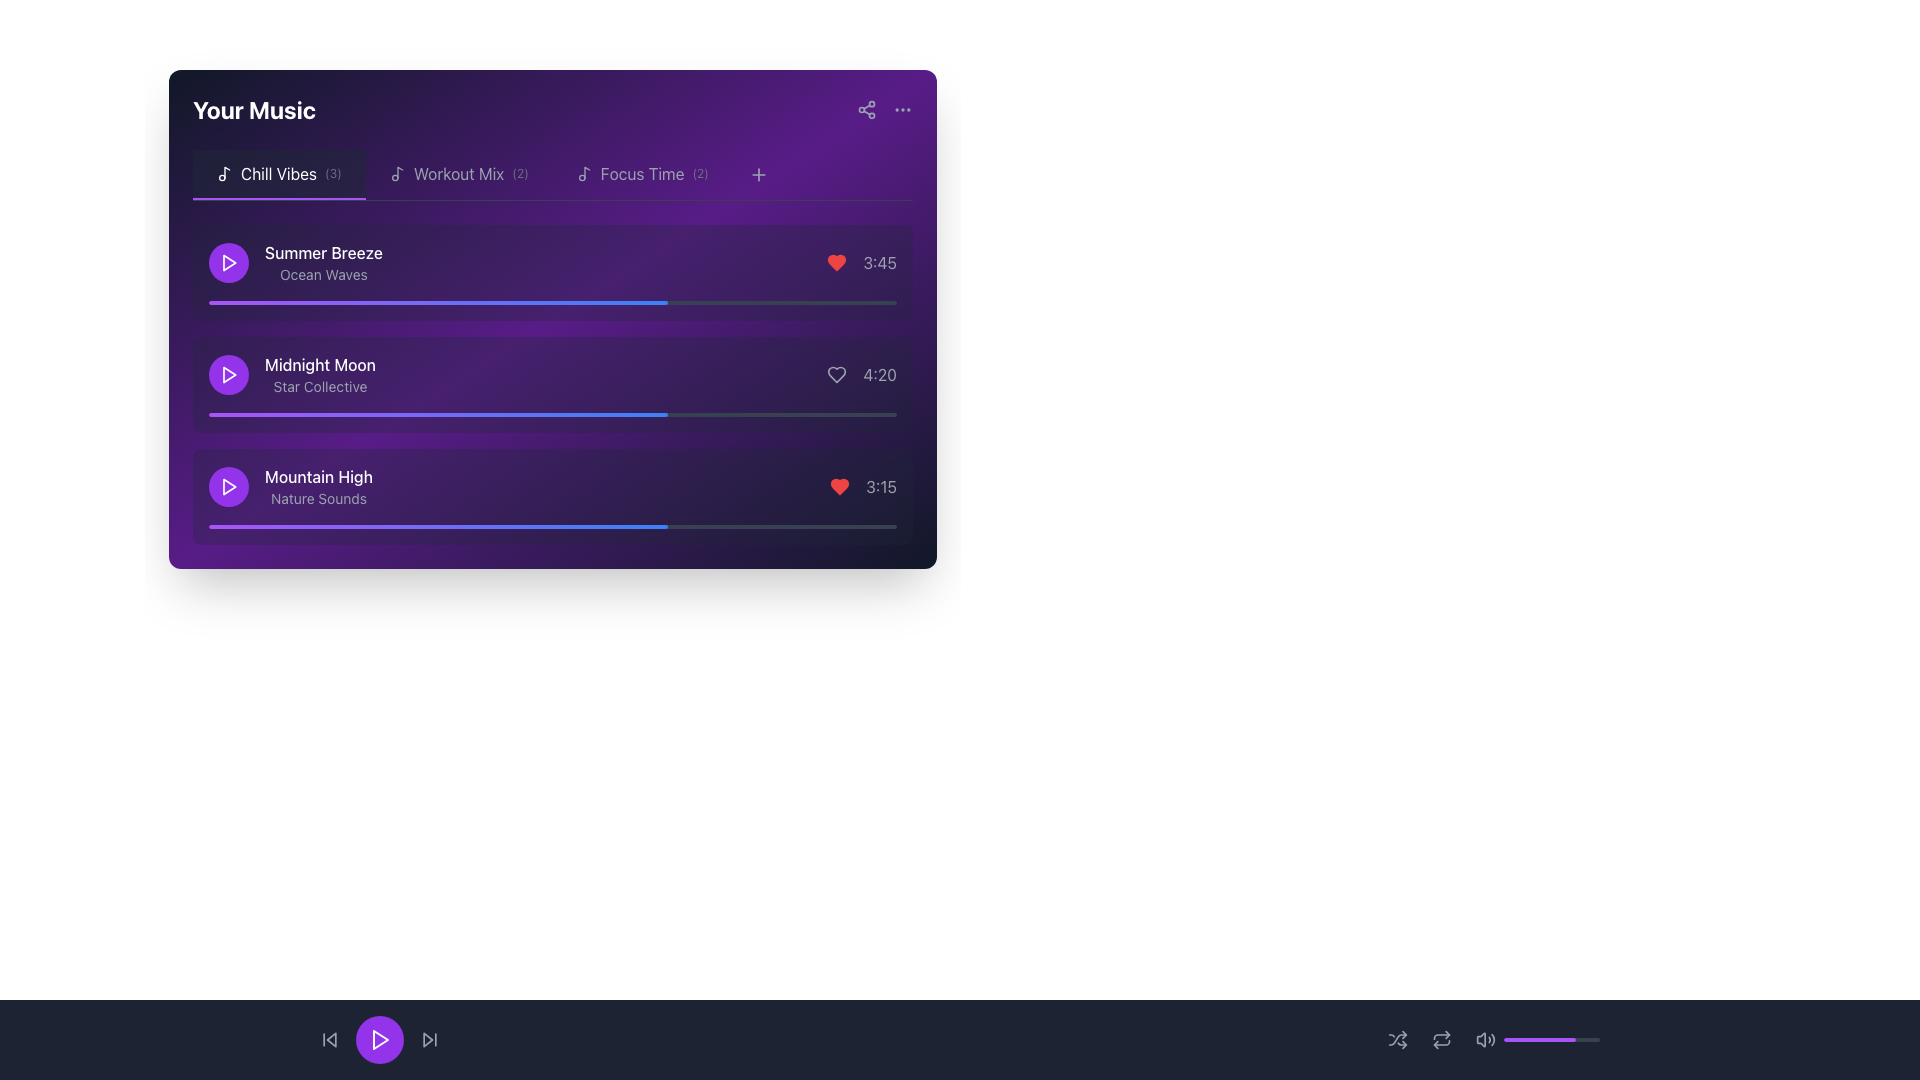  I want to click on the share button located in the upper-right corner of the 'Your Music' purple panel to initiate a share action, so click(867, 110).